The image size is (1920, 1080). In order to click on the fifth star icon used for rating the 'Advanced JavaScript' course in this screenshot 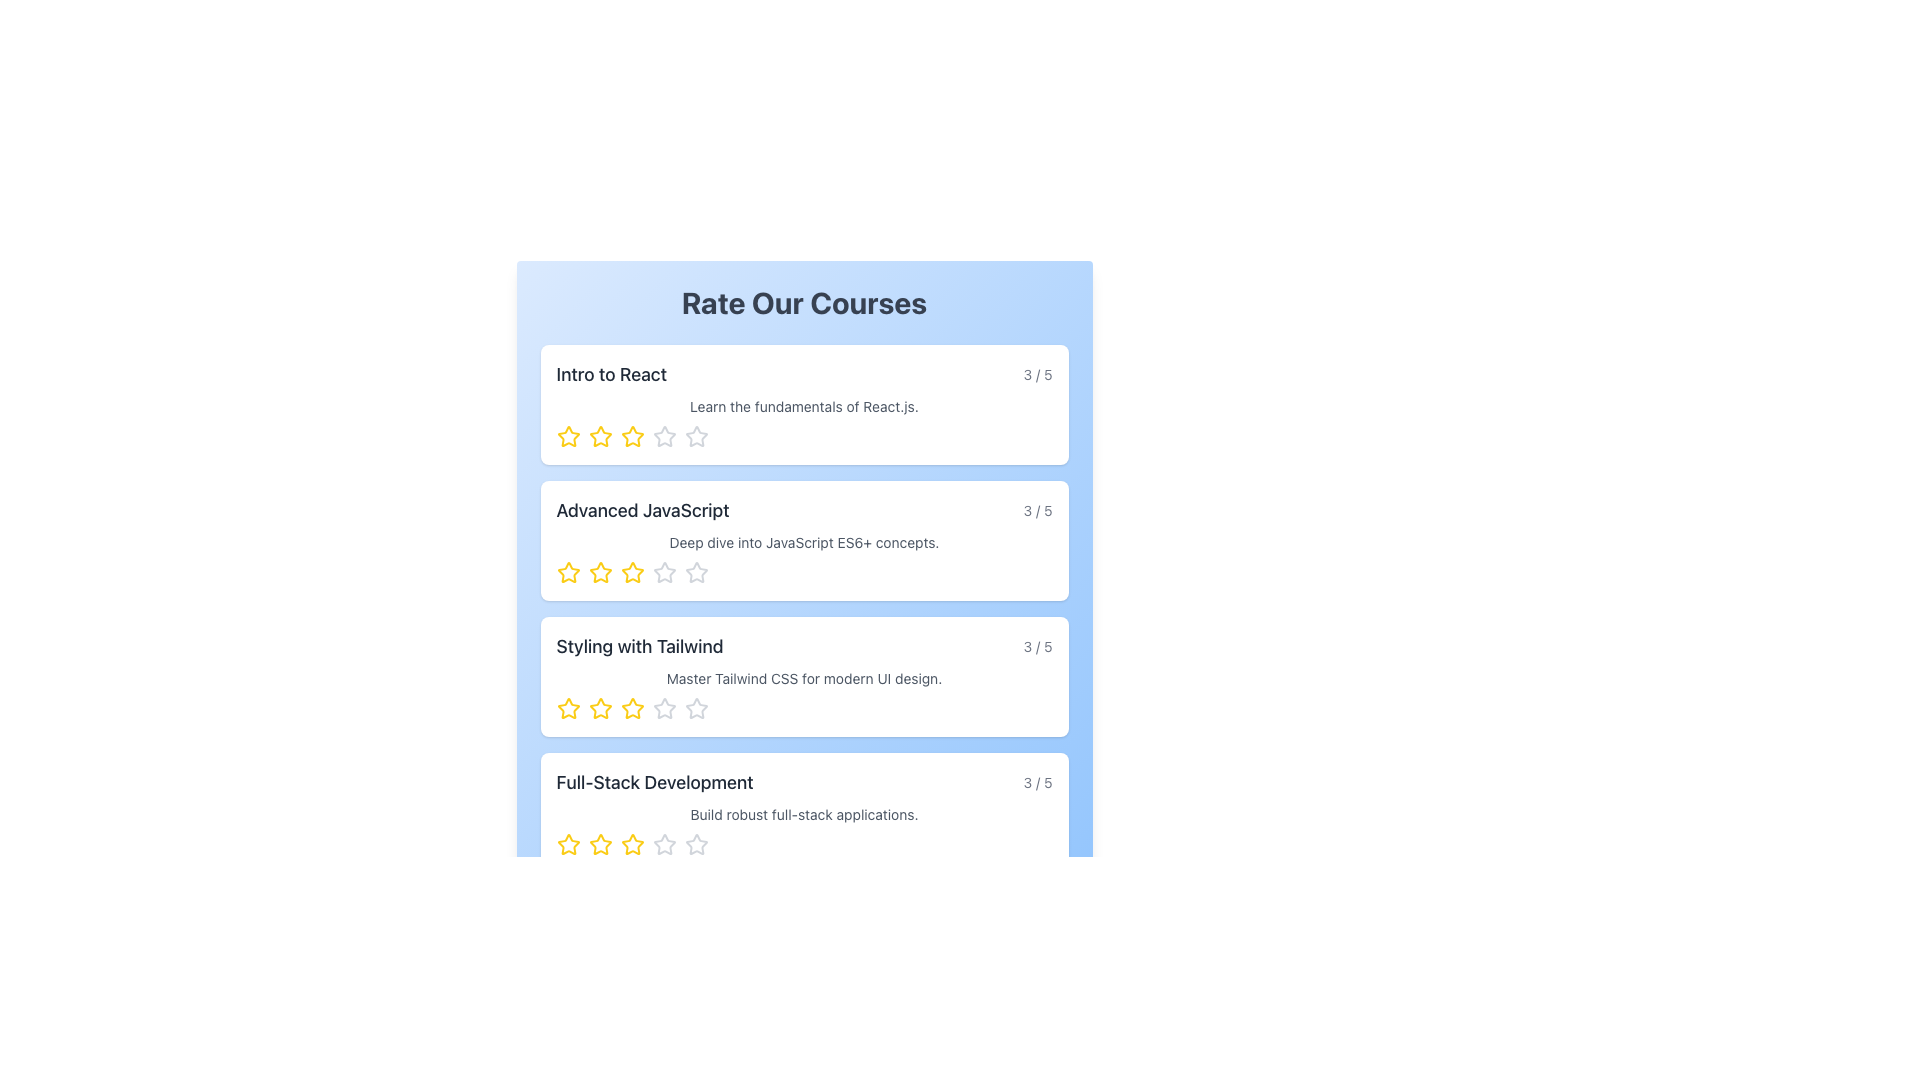, I will do `click(696, 573)`.